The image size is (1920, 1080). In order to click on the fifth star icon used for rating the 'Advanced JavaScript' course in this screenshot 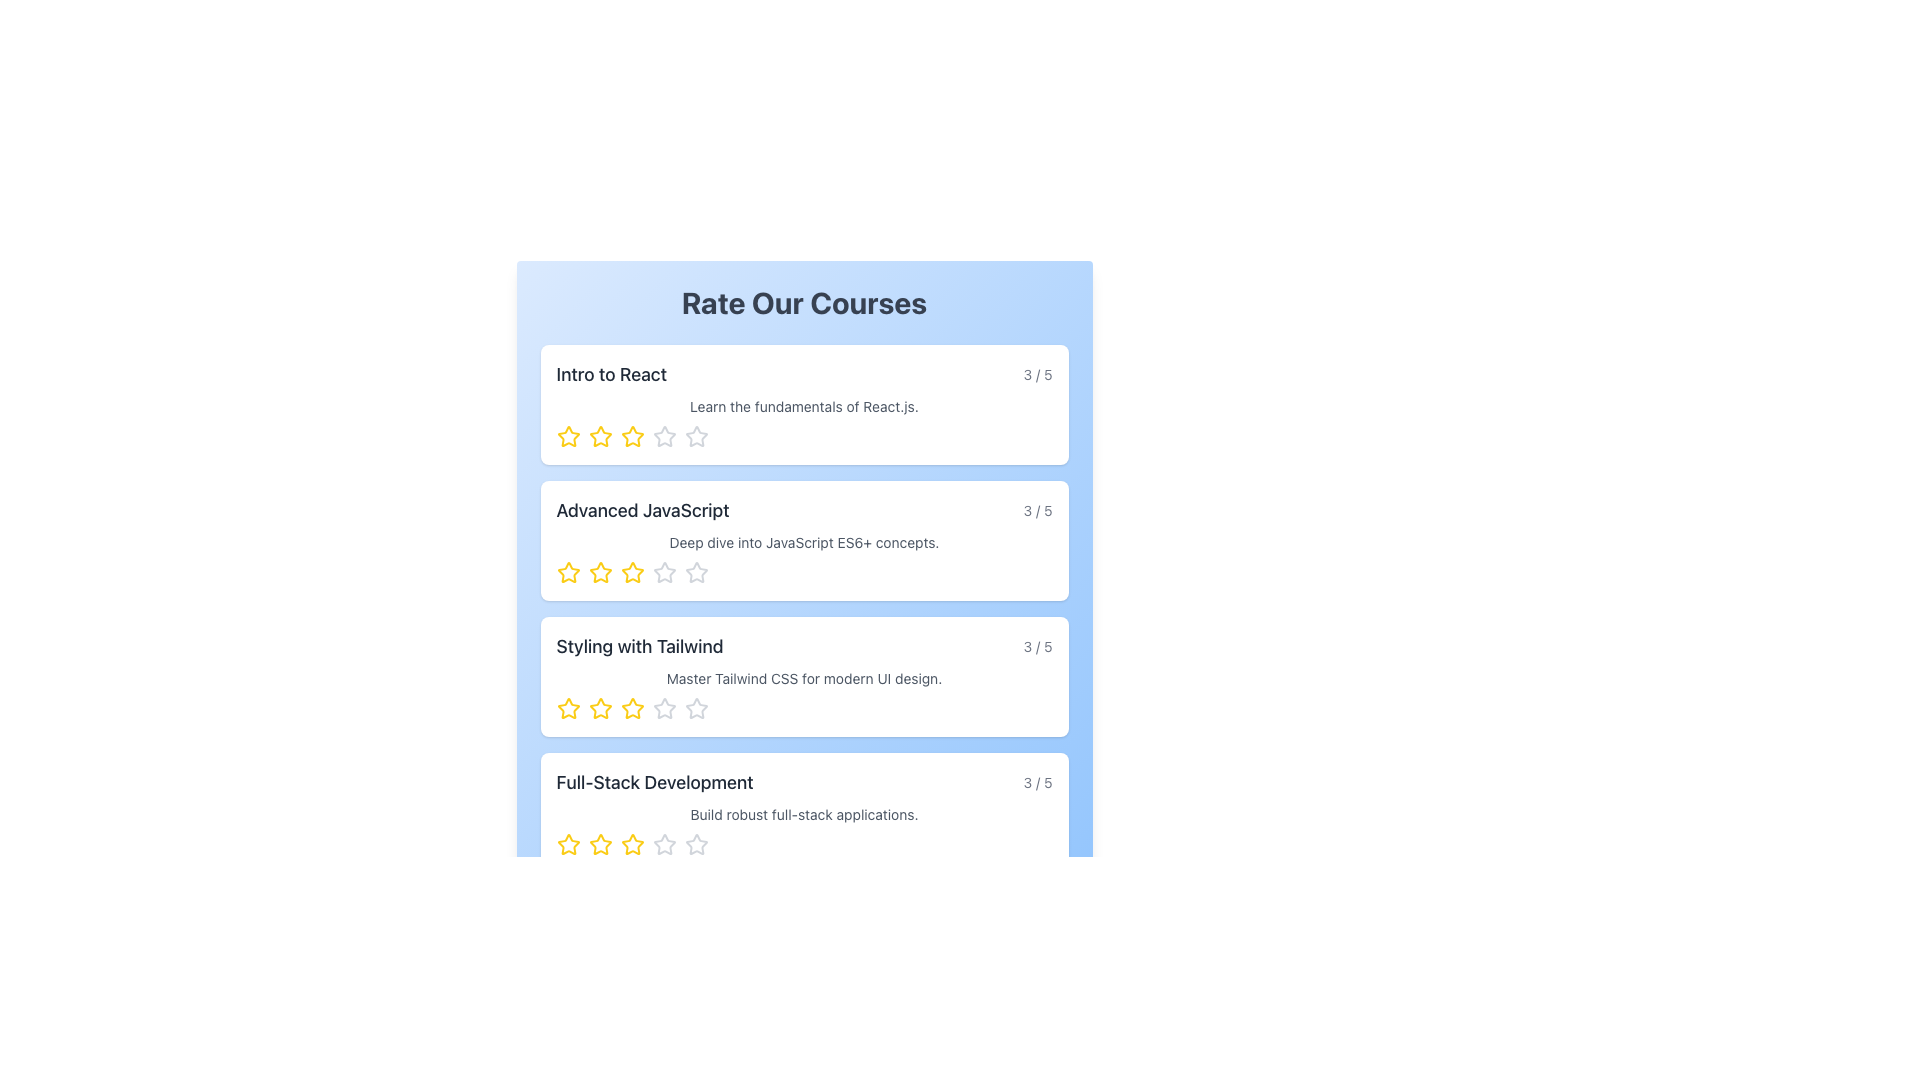, I will do `click(696, 573)`.